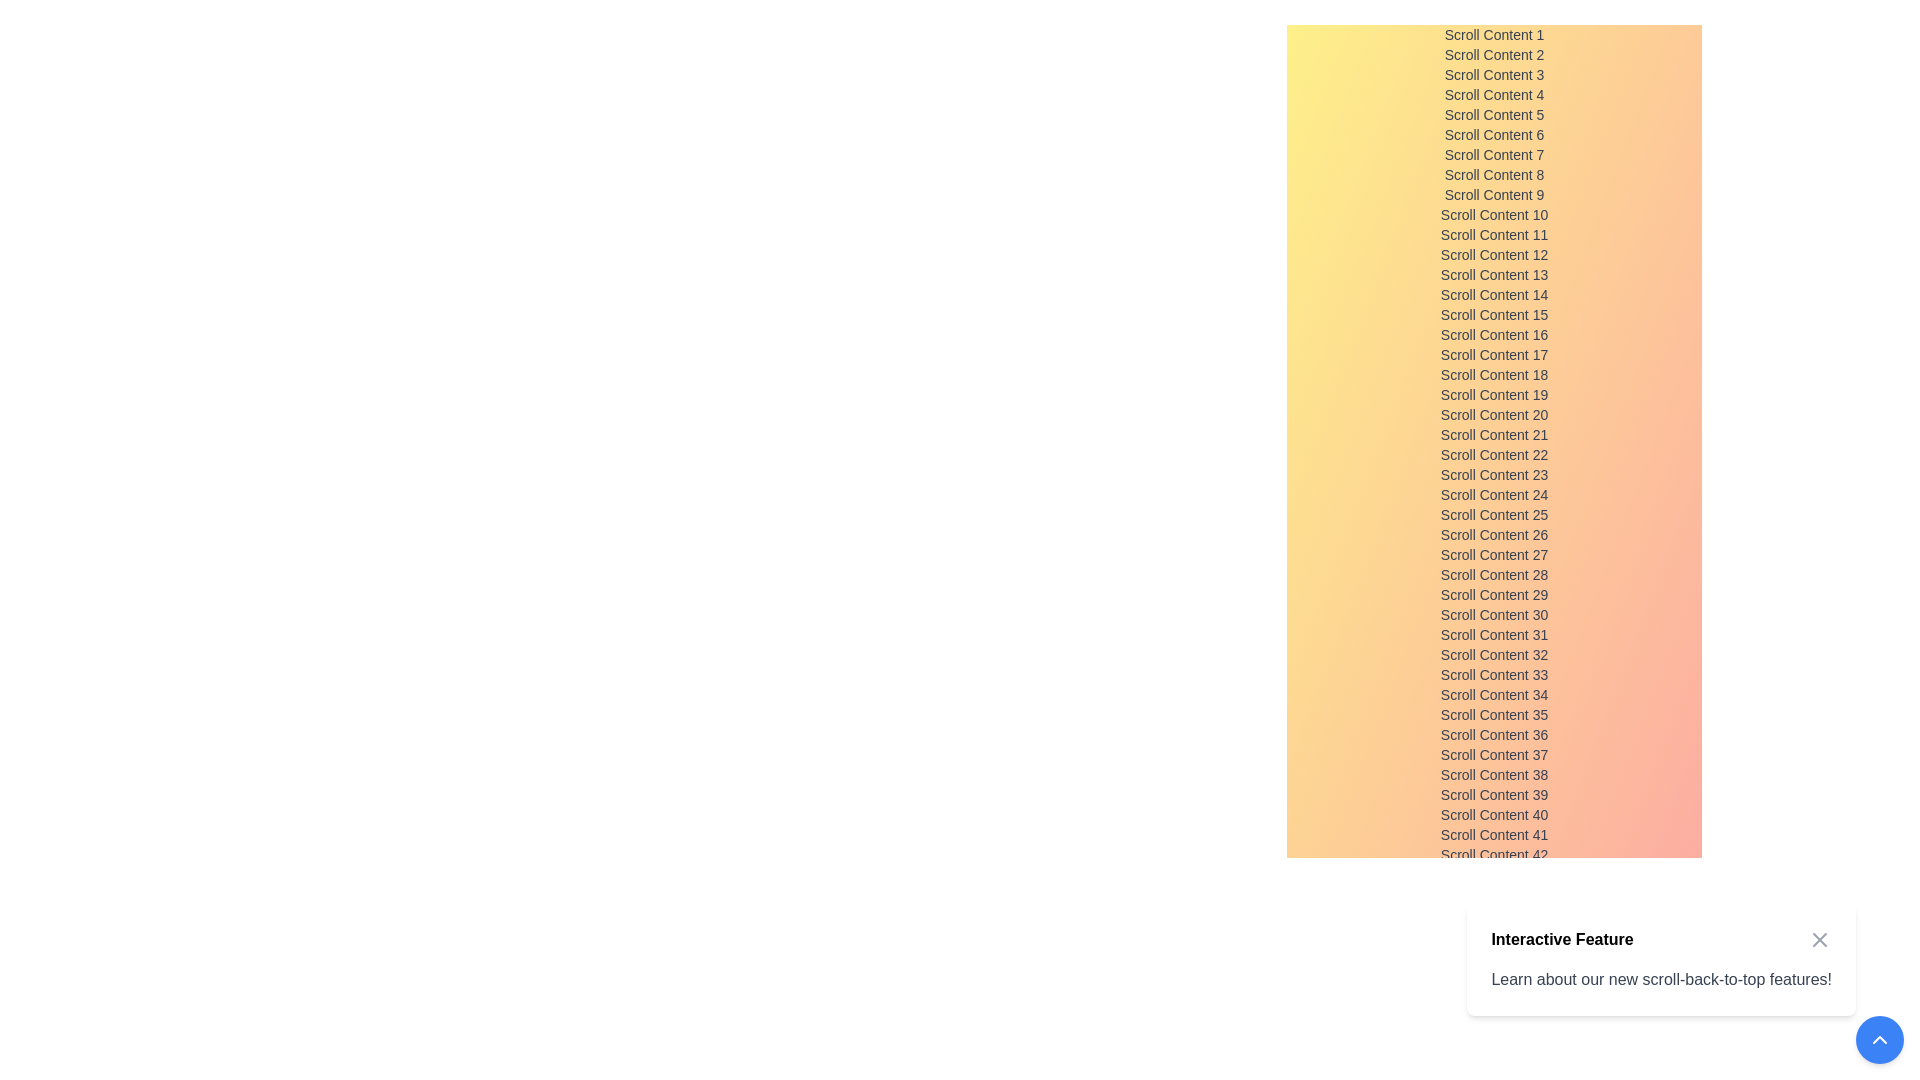  I want to click on the close button represented as a diagonal cross within a circular boundary located in the top-right corner of the tooltip-style floating panel, so click(1819, 940).